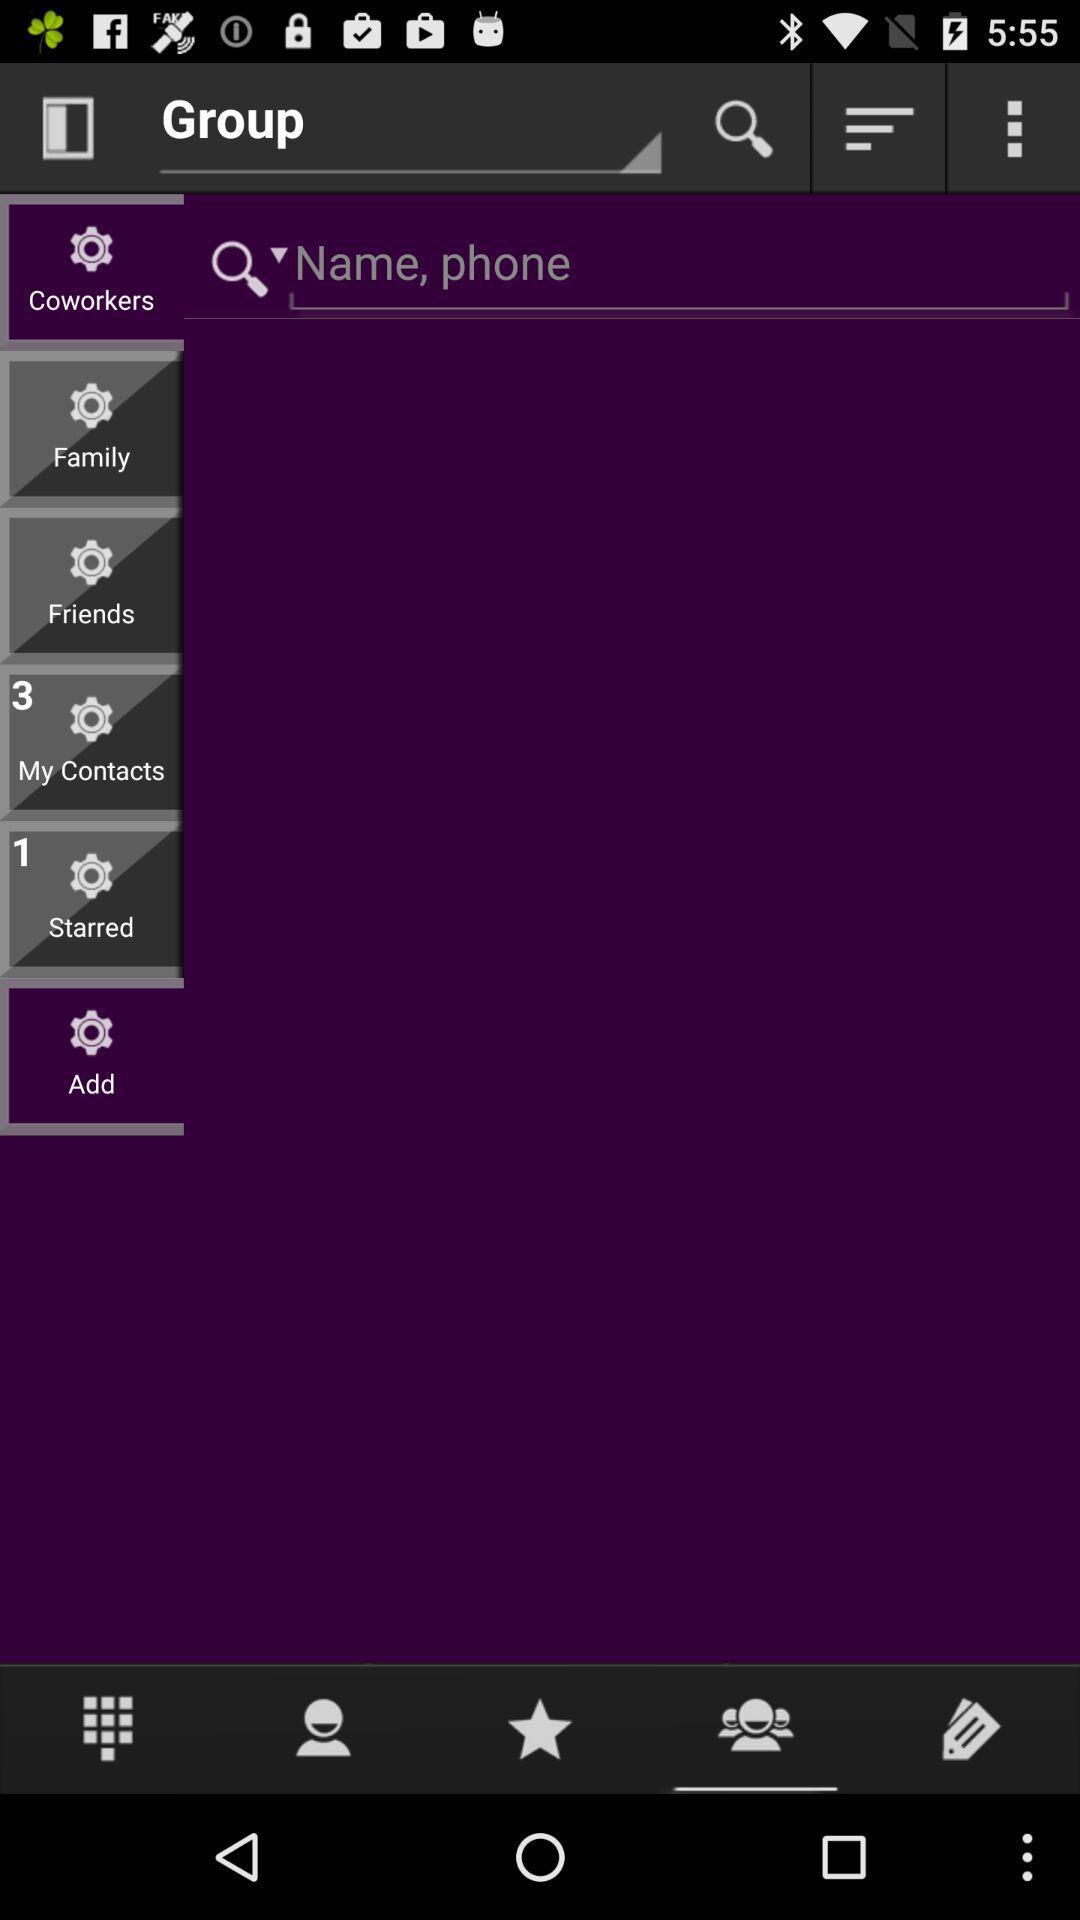  What do you see at coordinates (1014, 127) in the screenshot?
I see `open option menu` at bounding box center [1014, 127].